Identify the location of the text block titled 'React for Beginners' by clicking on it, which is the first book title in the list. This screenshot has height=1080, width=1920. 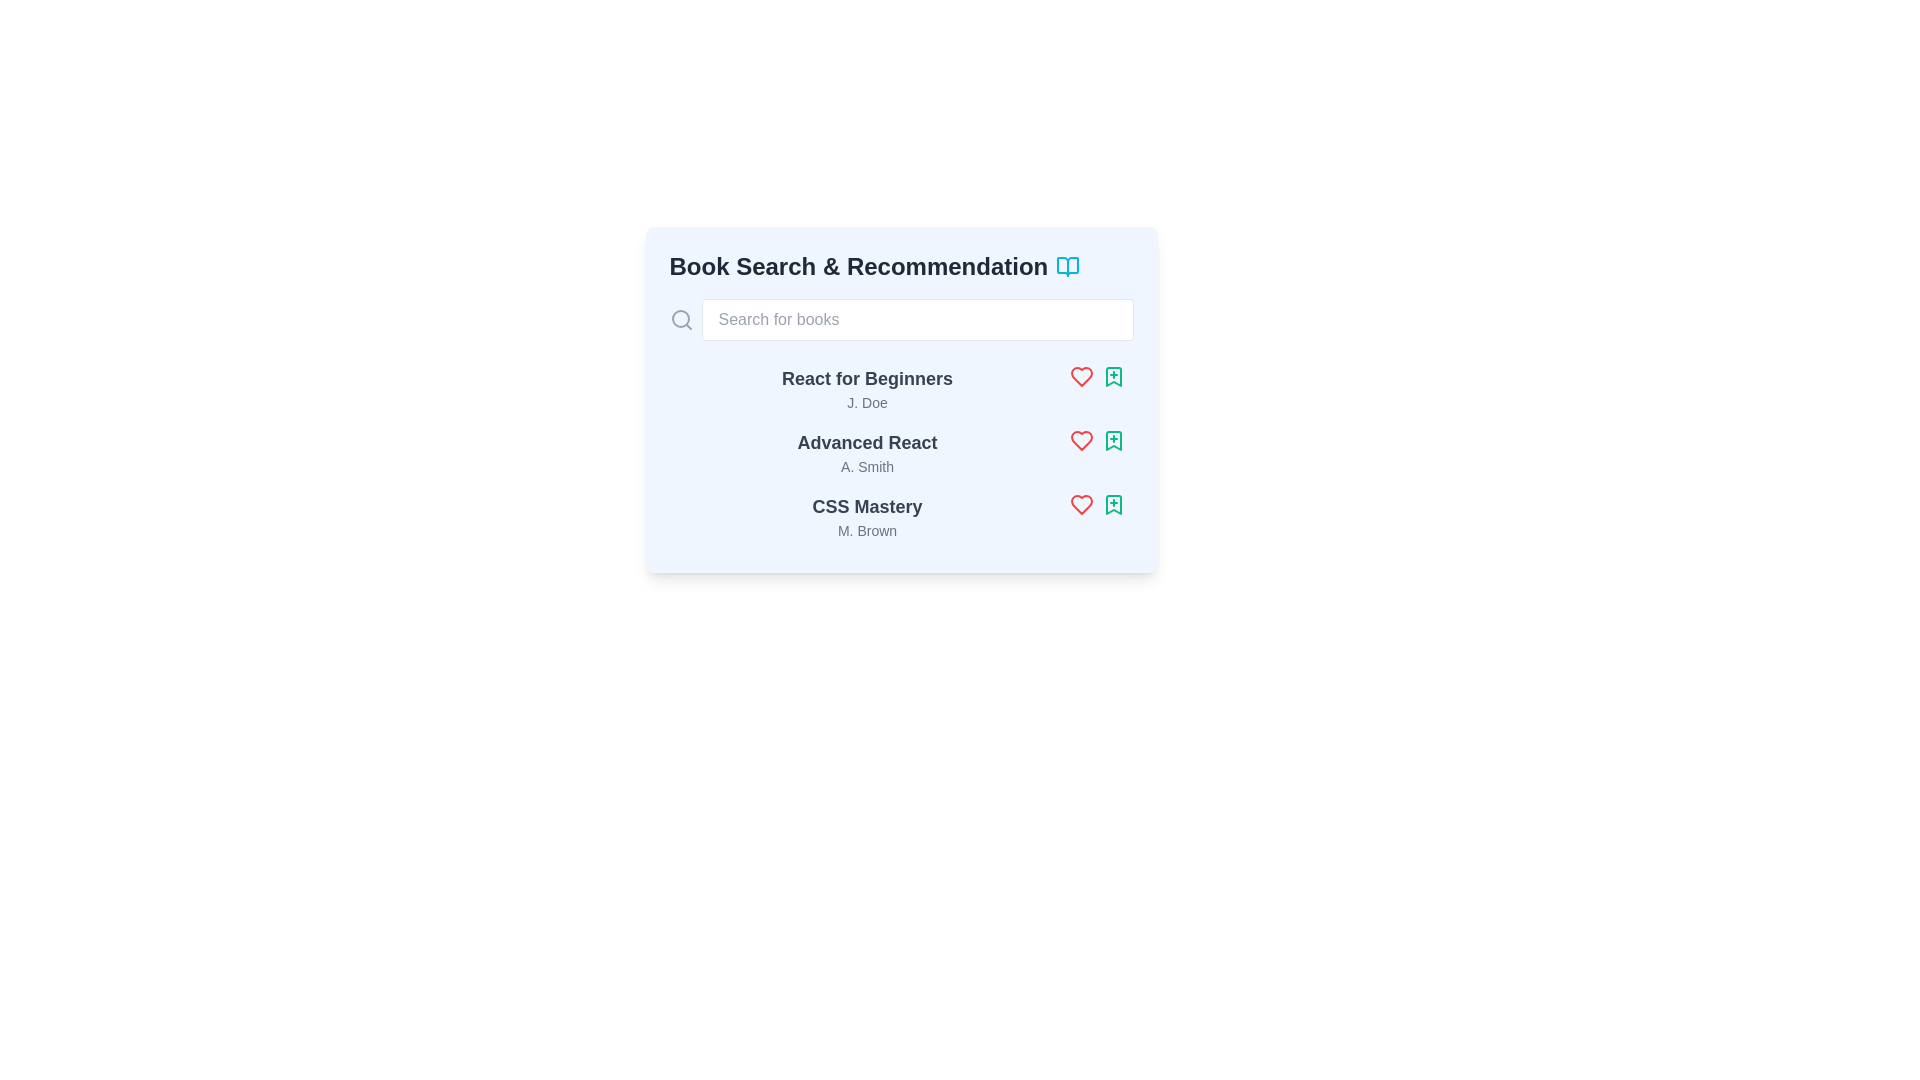
(867, 389).